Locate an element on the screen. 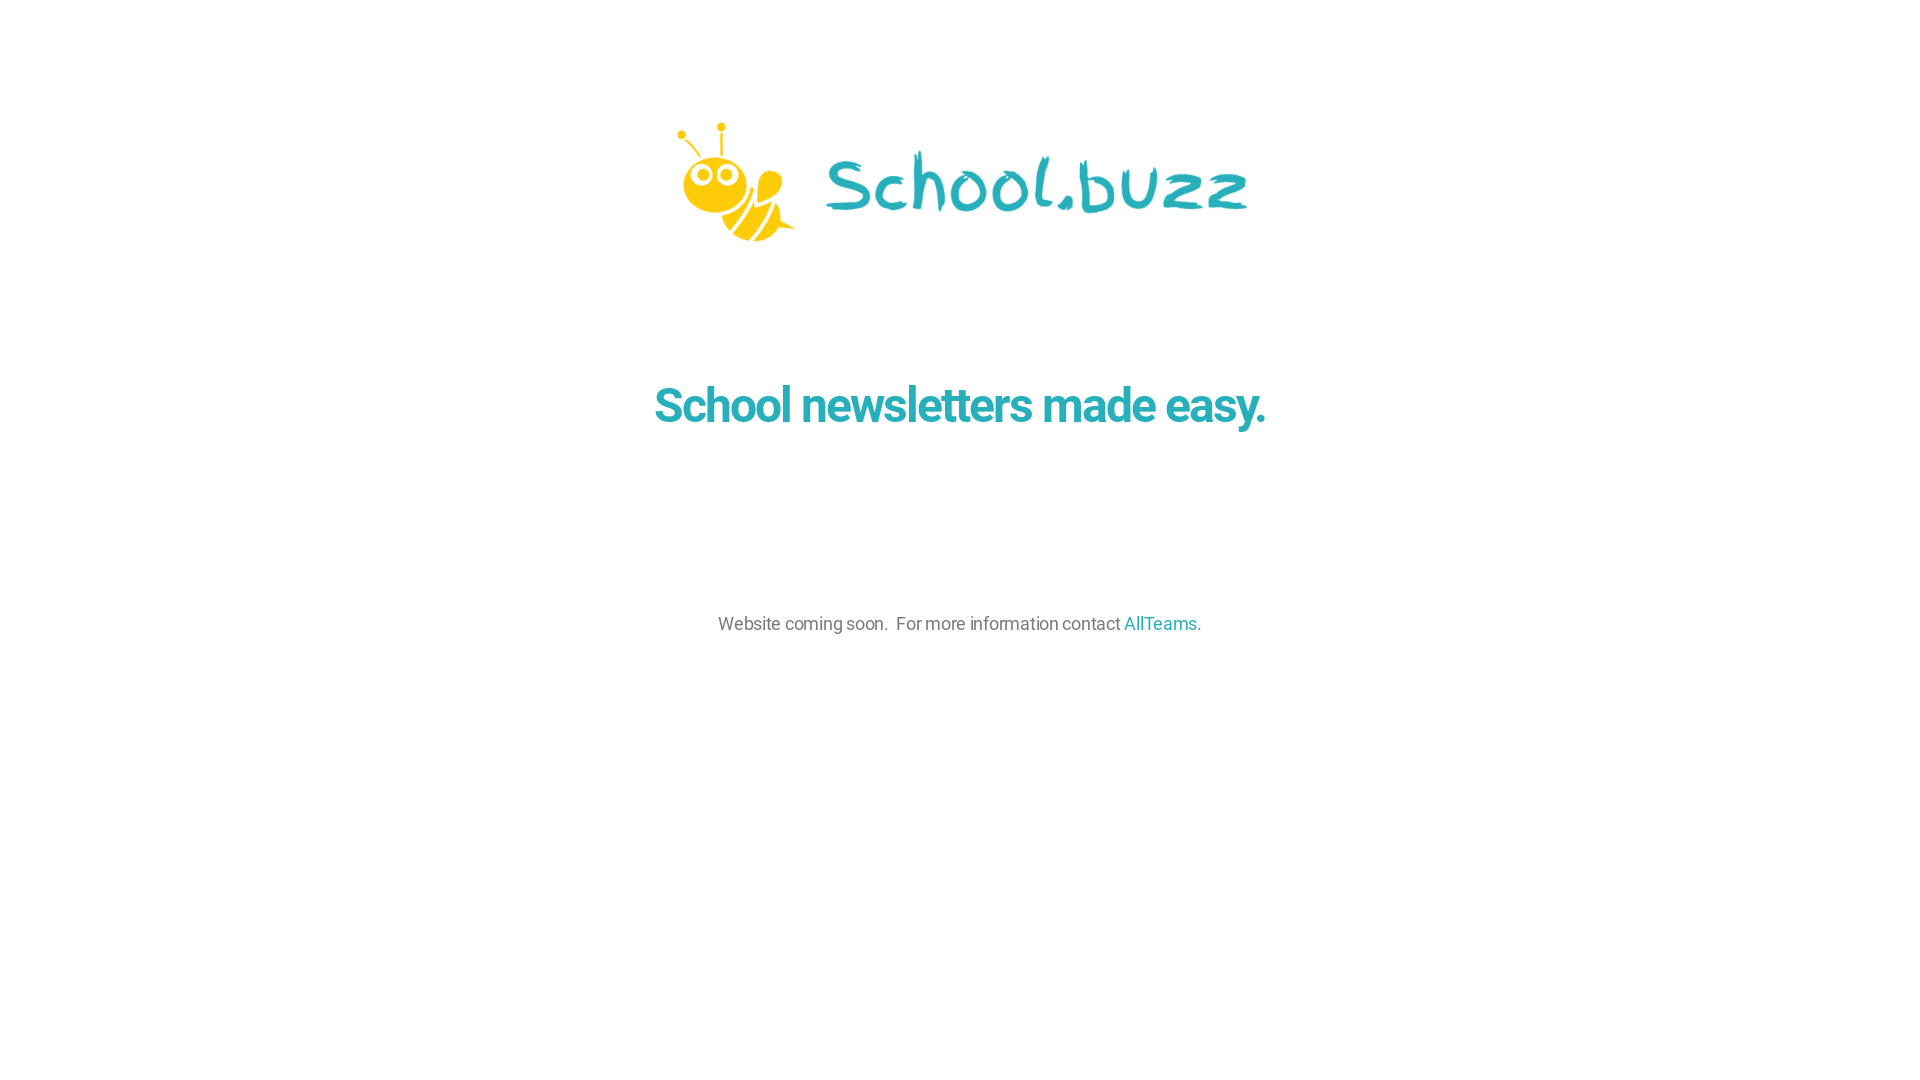 Image resolution: width=1920 pixels, height=1080 pixels. 'AllTeams' is located at coordinates (1123, 622).